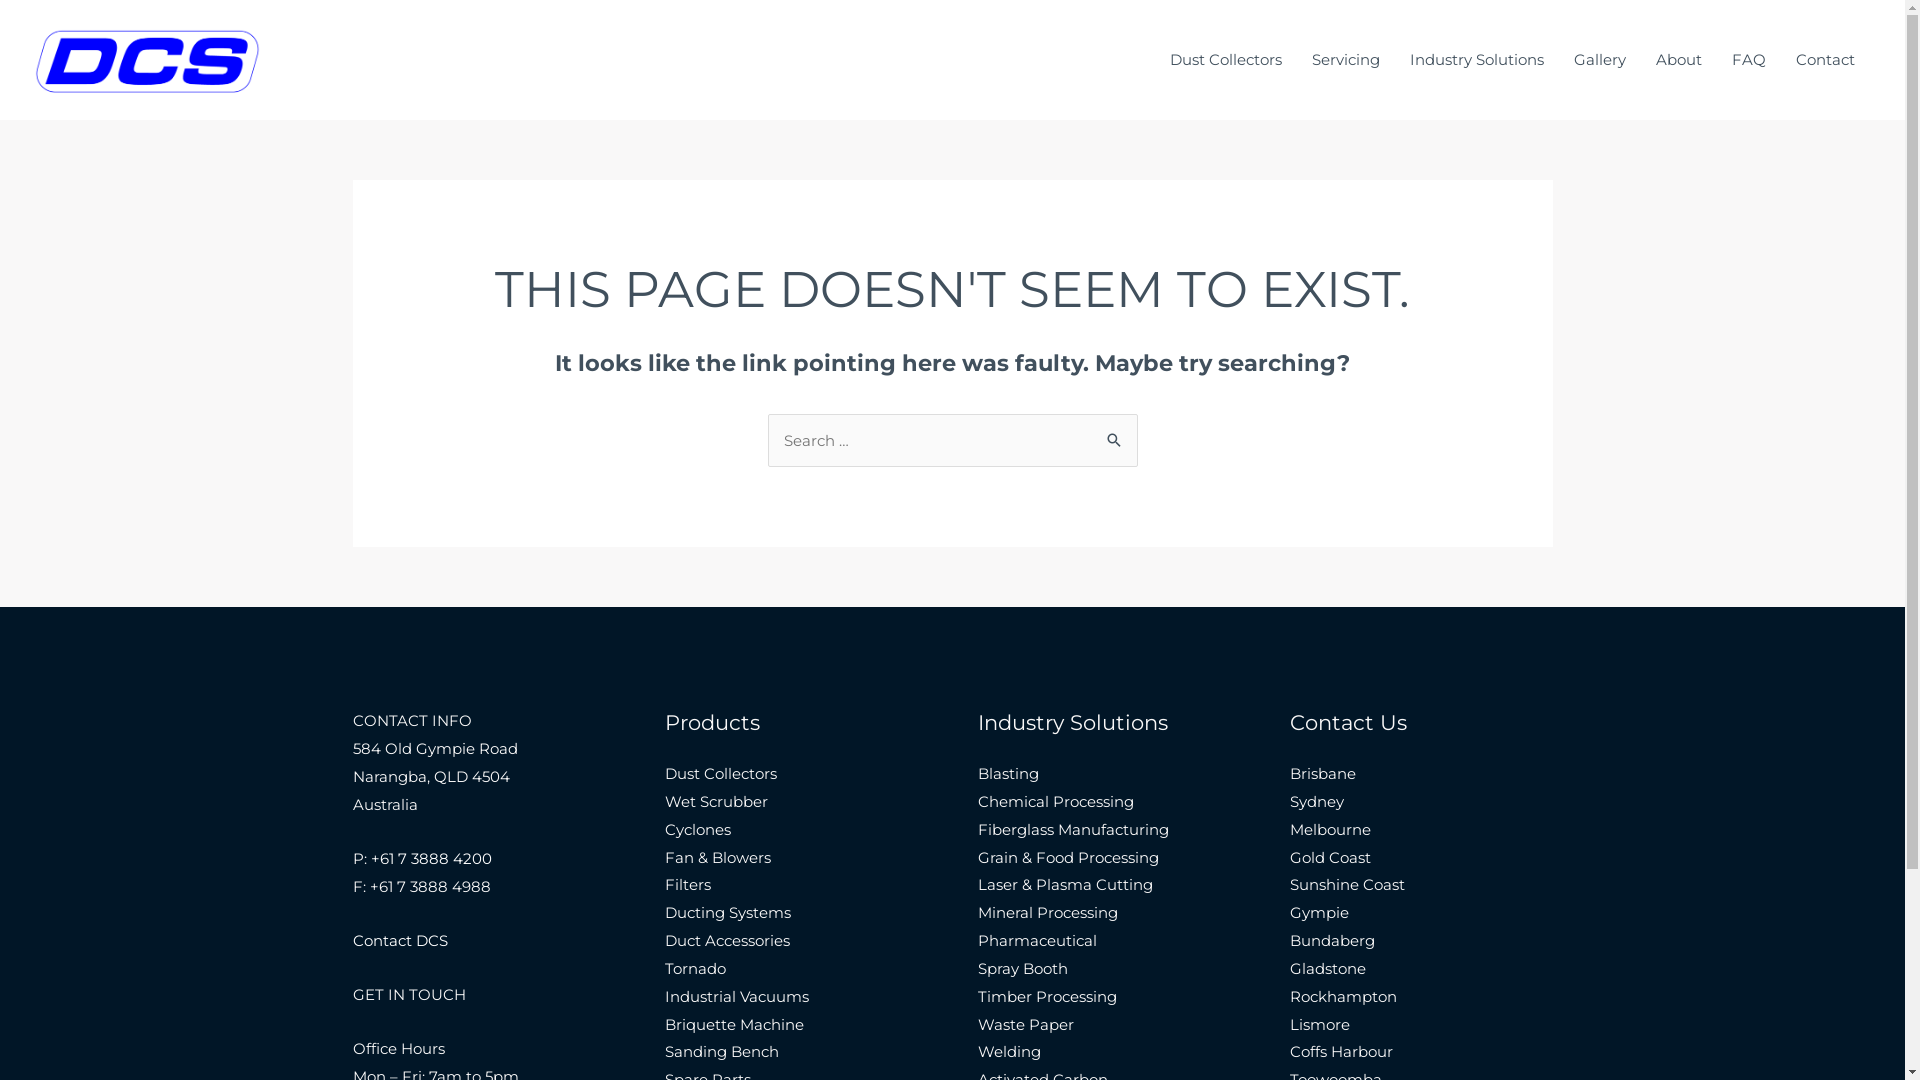  Describe the element at coordinates (1055, 800) in the screenshot. I see `'Chemical Processing'` at that location.